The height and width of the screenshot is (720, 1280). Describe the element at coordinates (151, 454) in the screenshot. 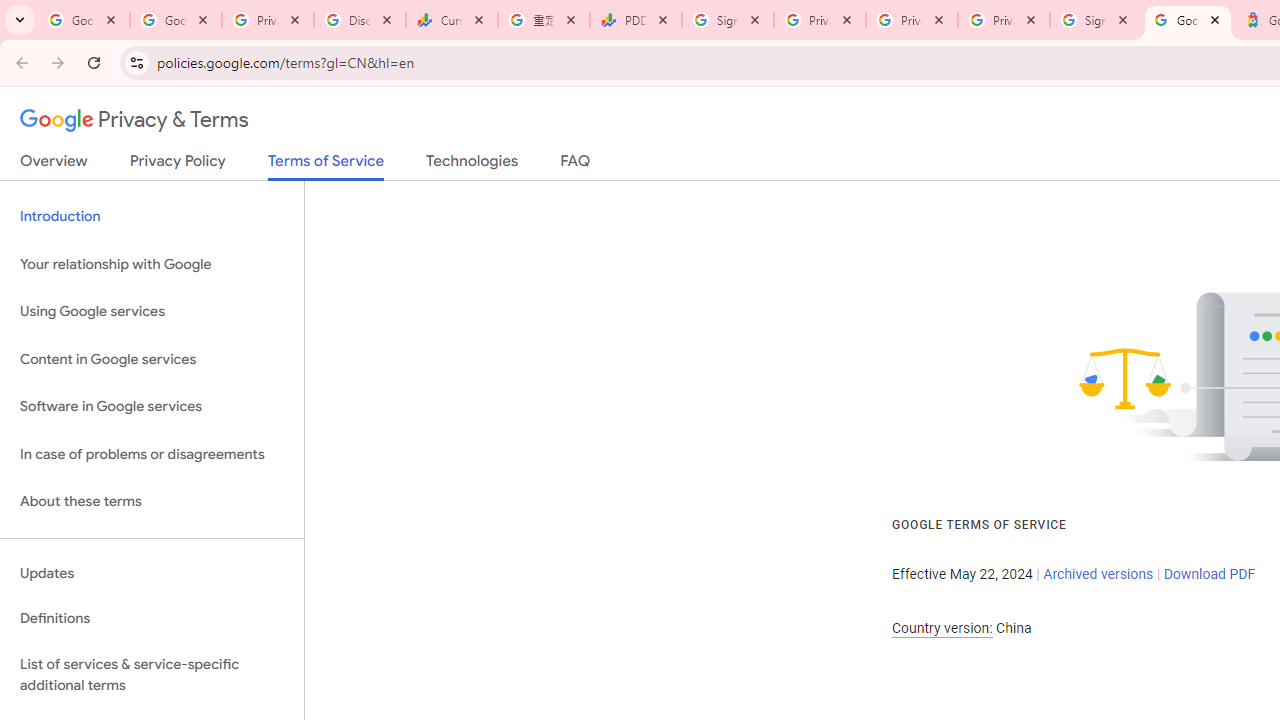

I see `'In case of problems or disagreements'` at that location.